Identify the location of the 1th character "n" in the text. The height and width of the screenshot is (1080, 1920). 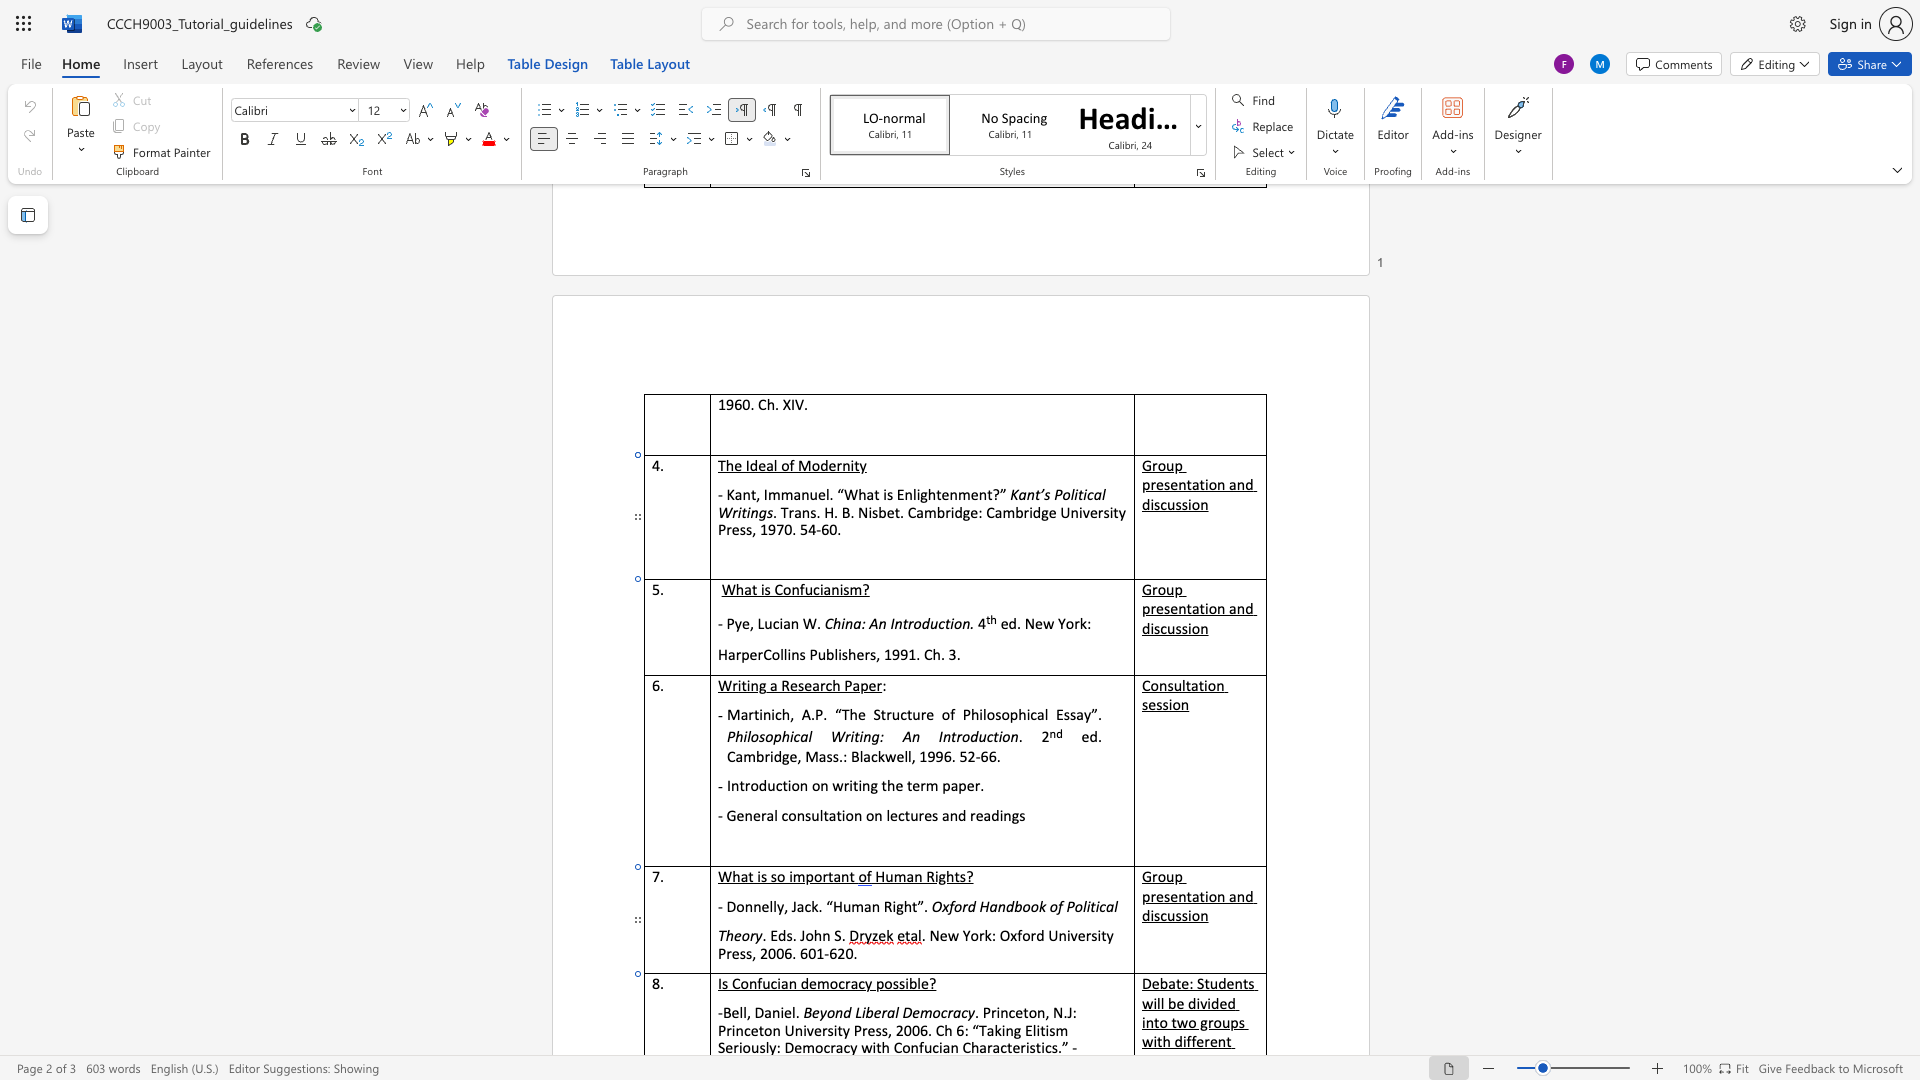
(794, 622).